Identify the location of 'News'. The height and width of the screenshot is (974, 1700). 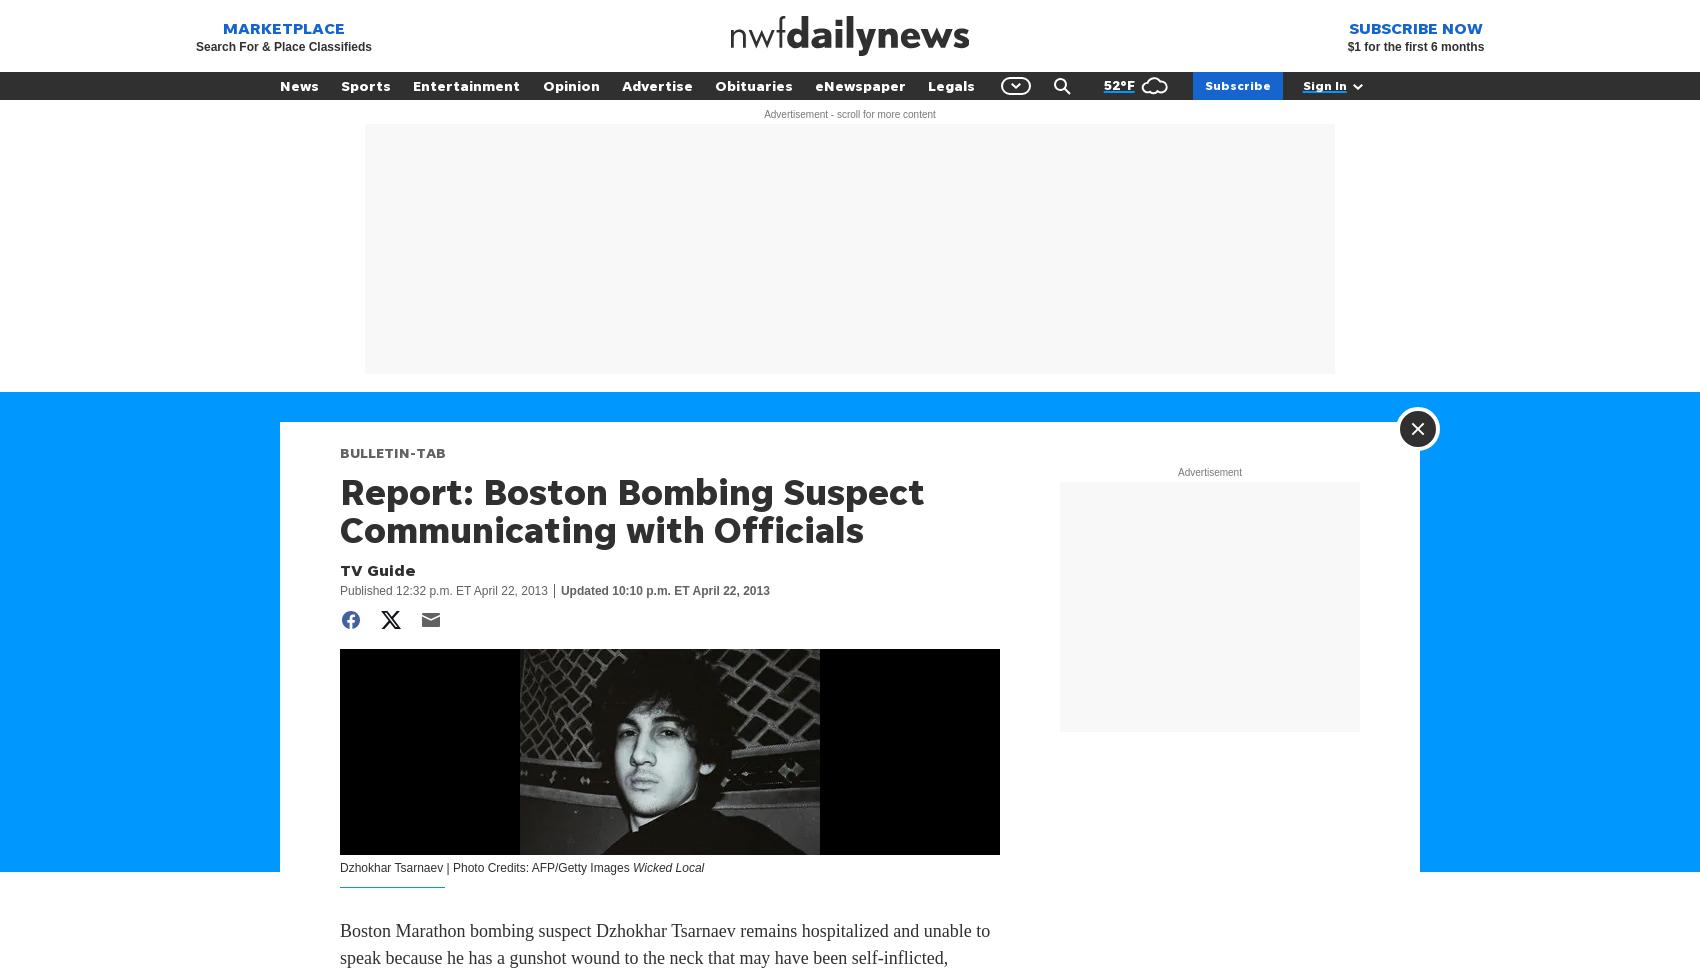
(279, 84).